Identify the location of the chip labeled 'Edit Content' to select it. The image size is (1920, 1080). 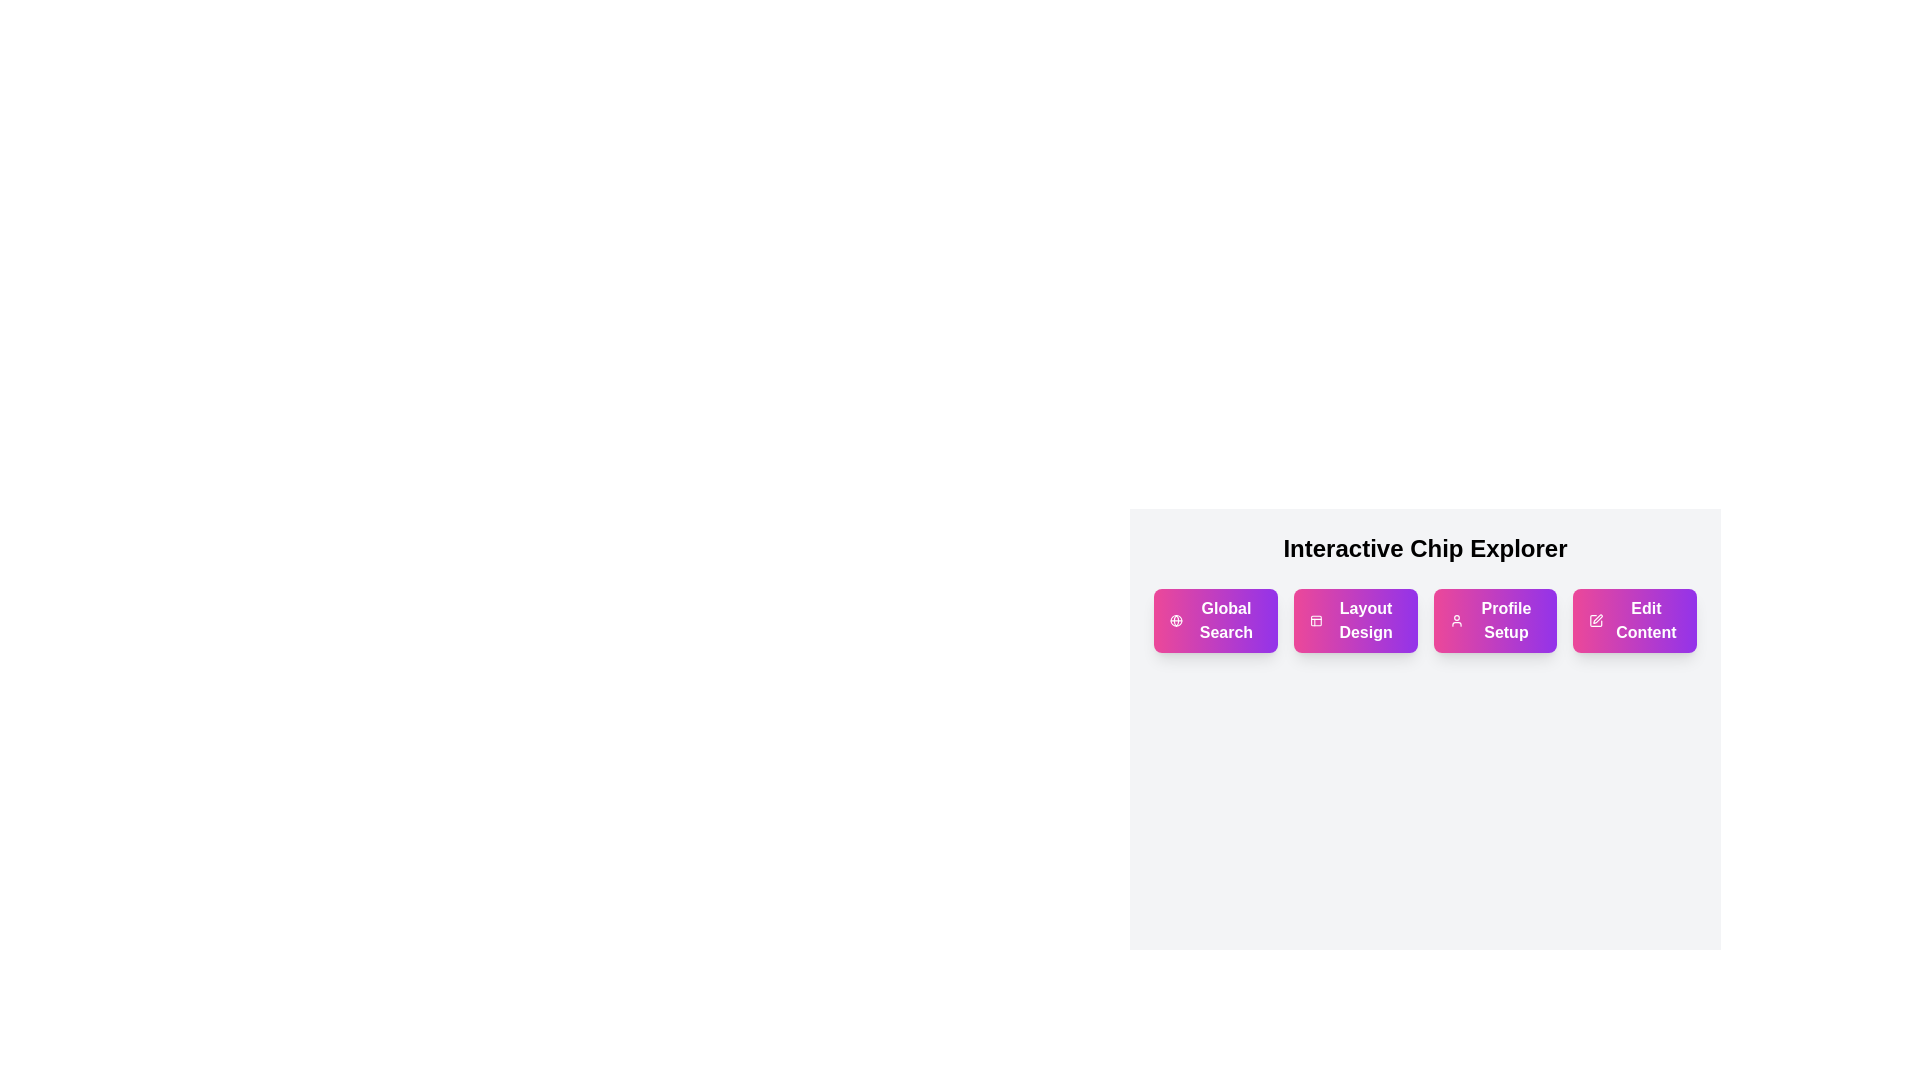
(1635, 620).